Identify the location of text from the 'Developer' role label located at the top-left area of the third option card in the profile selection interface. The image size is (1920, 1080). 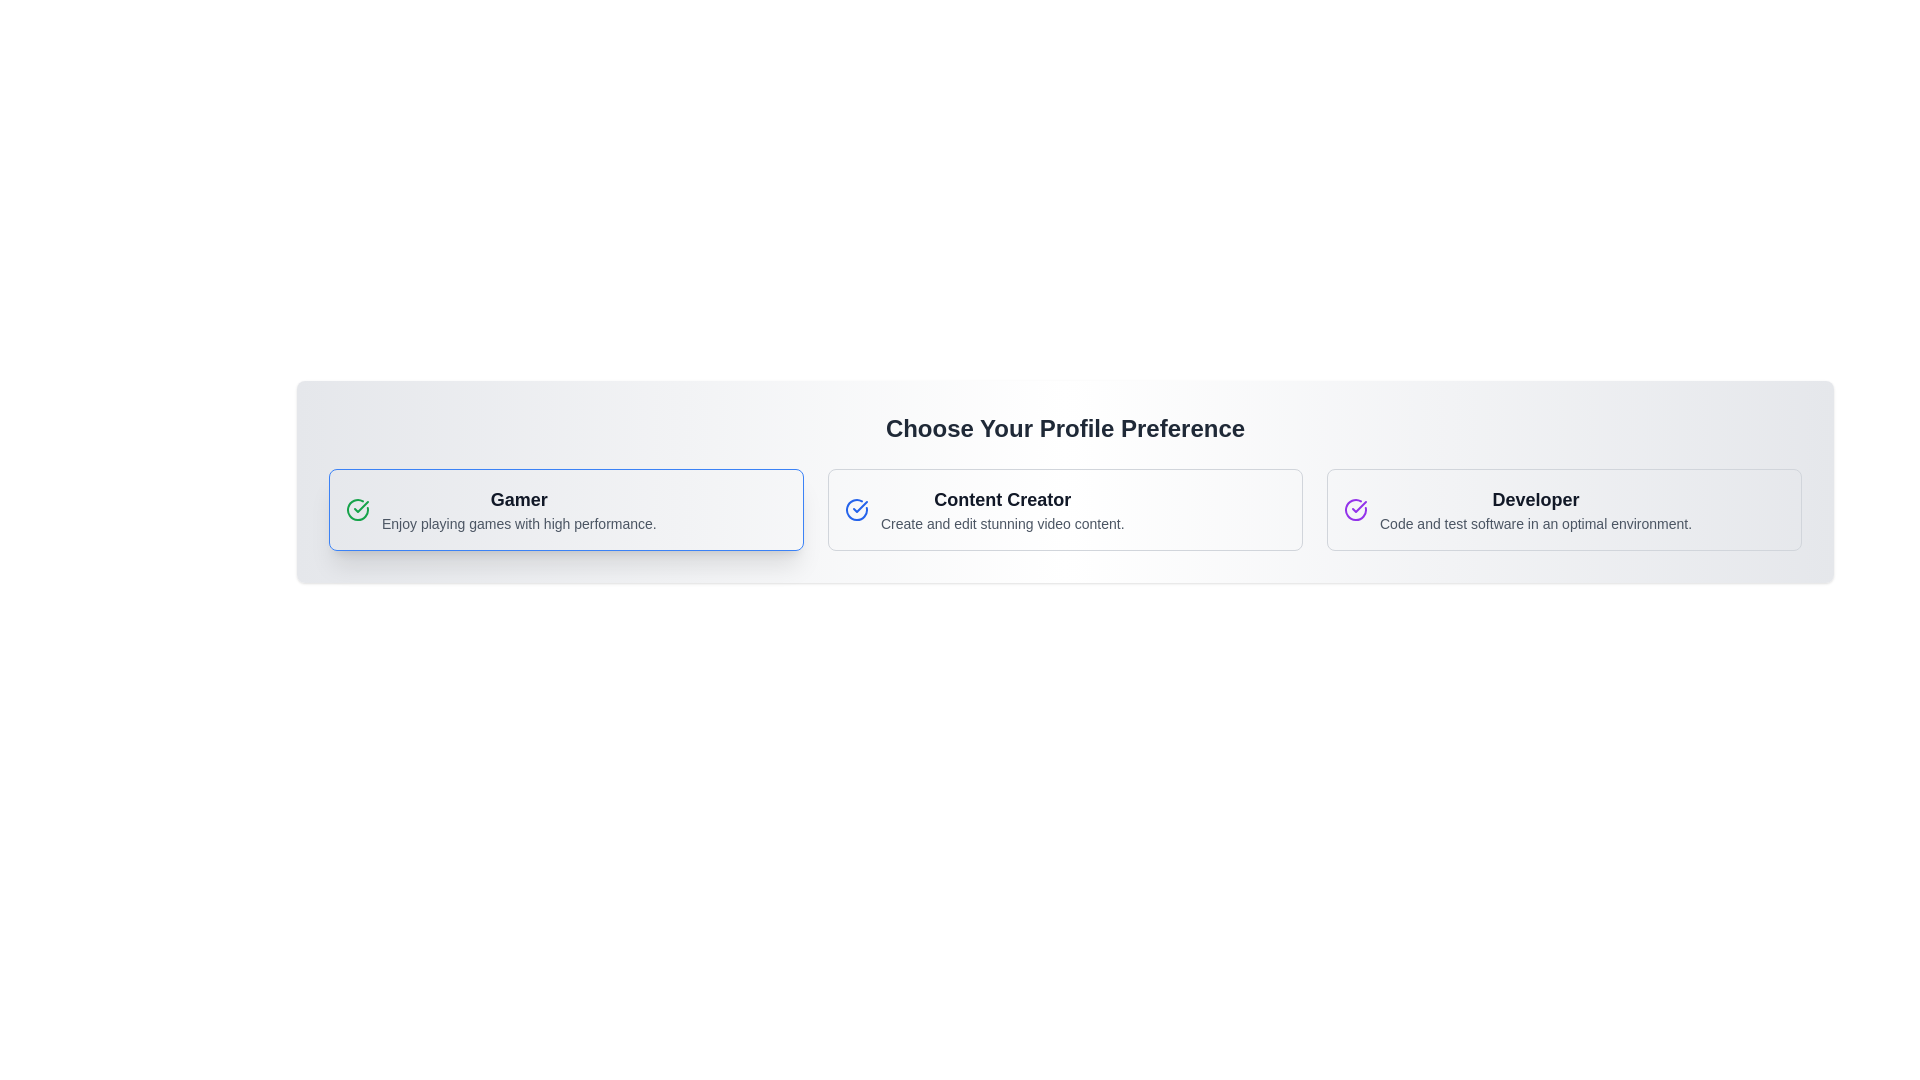
(1535, 499).